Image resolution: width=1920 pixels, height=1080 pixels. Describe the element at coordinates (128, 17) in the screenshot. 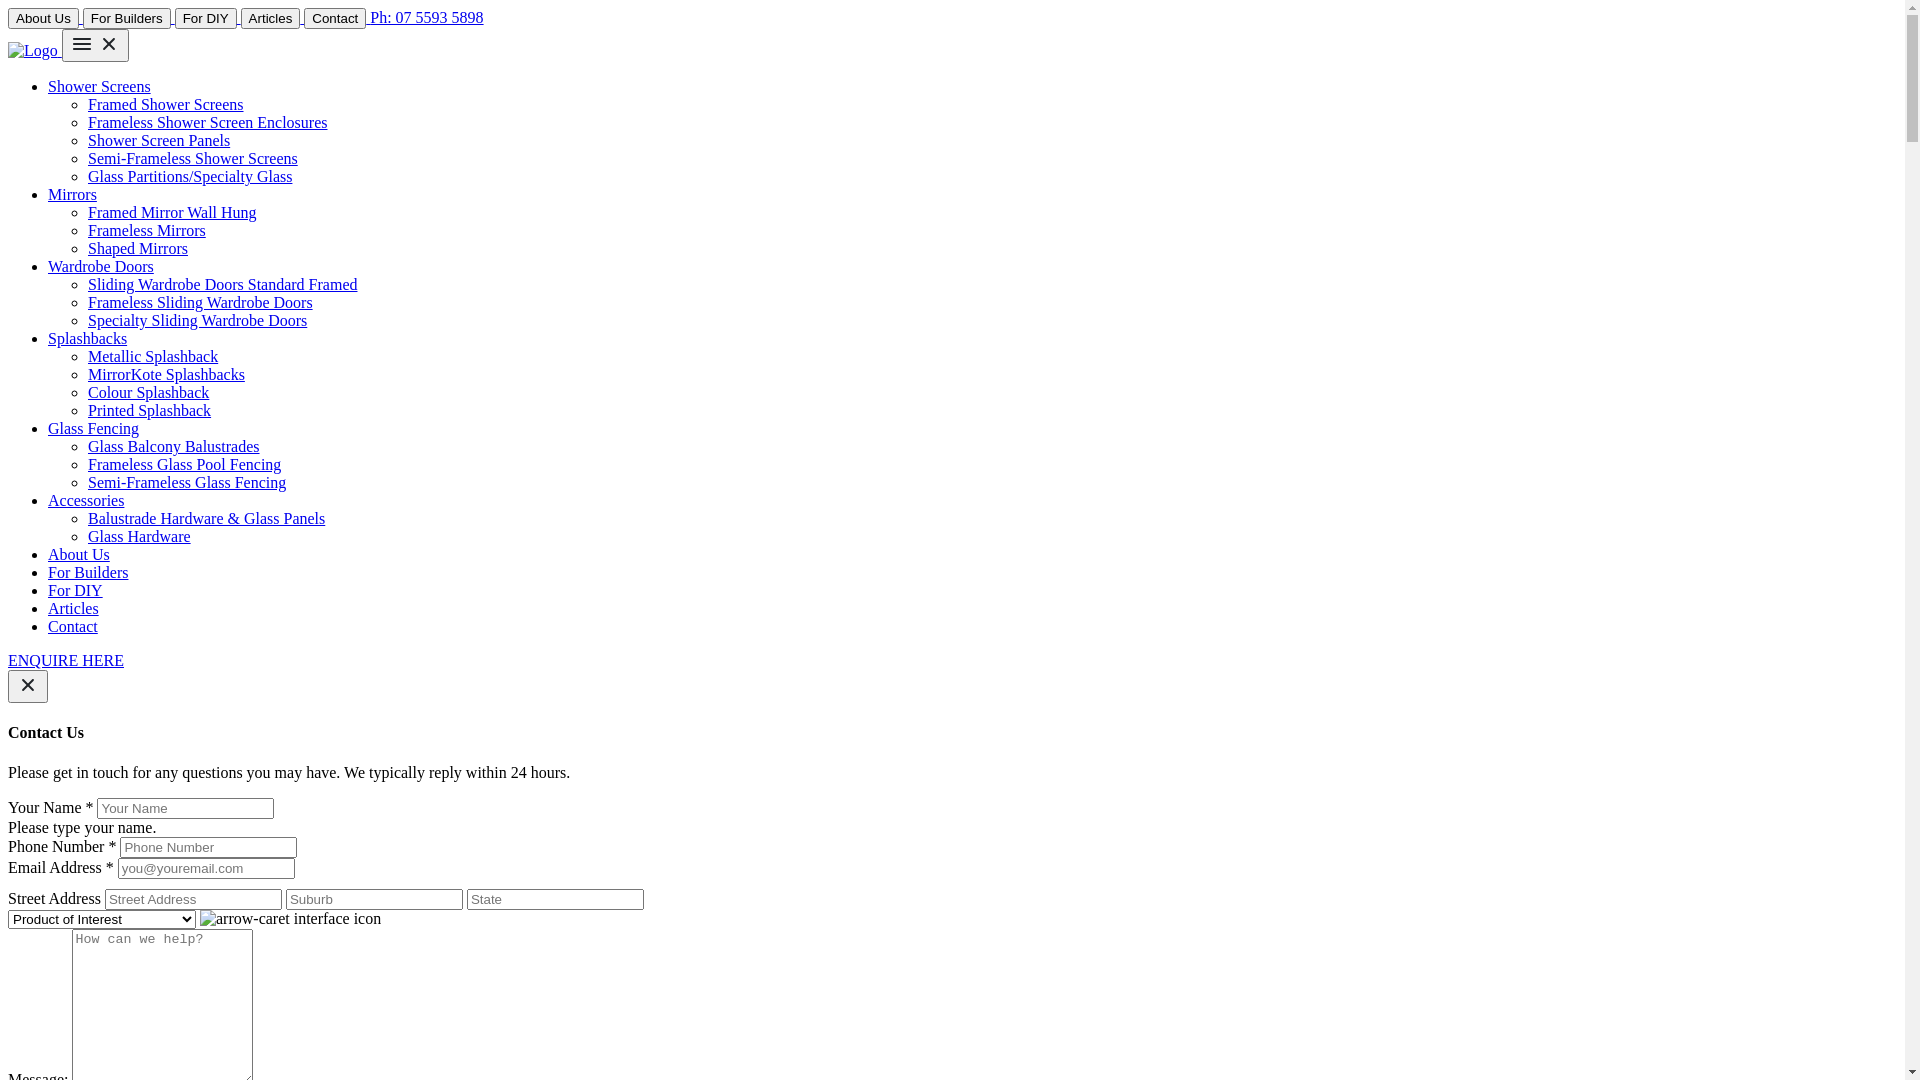

I see `'For Builders'` at that location.